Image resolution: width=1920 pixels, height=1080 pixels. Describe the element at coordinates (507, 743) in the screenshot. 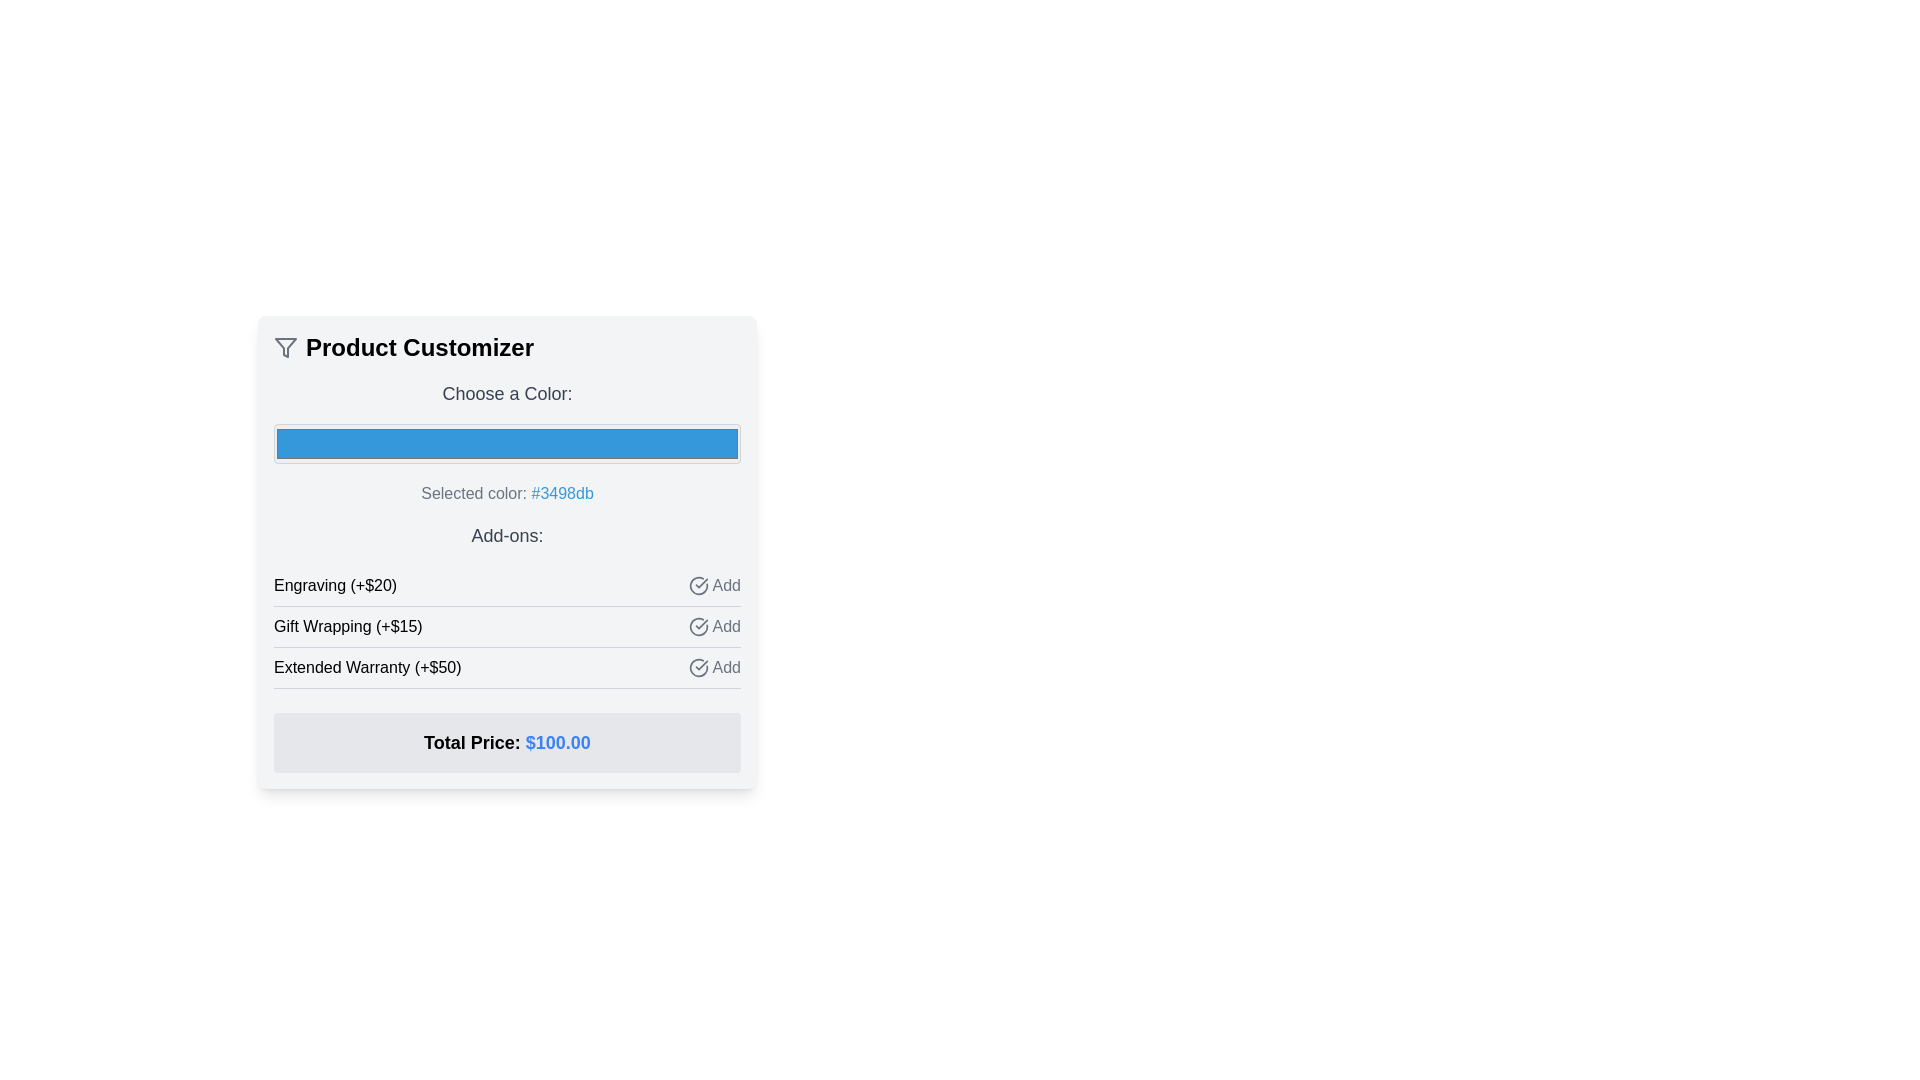

I see `the Text Label displaying 'Total Price: $100.00' with a blue-highlighted '$100.00' part, located at the bottom of the product customization panel` at that location.